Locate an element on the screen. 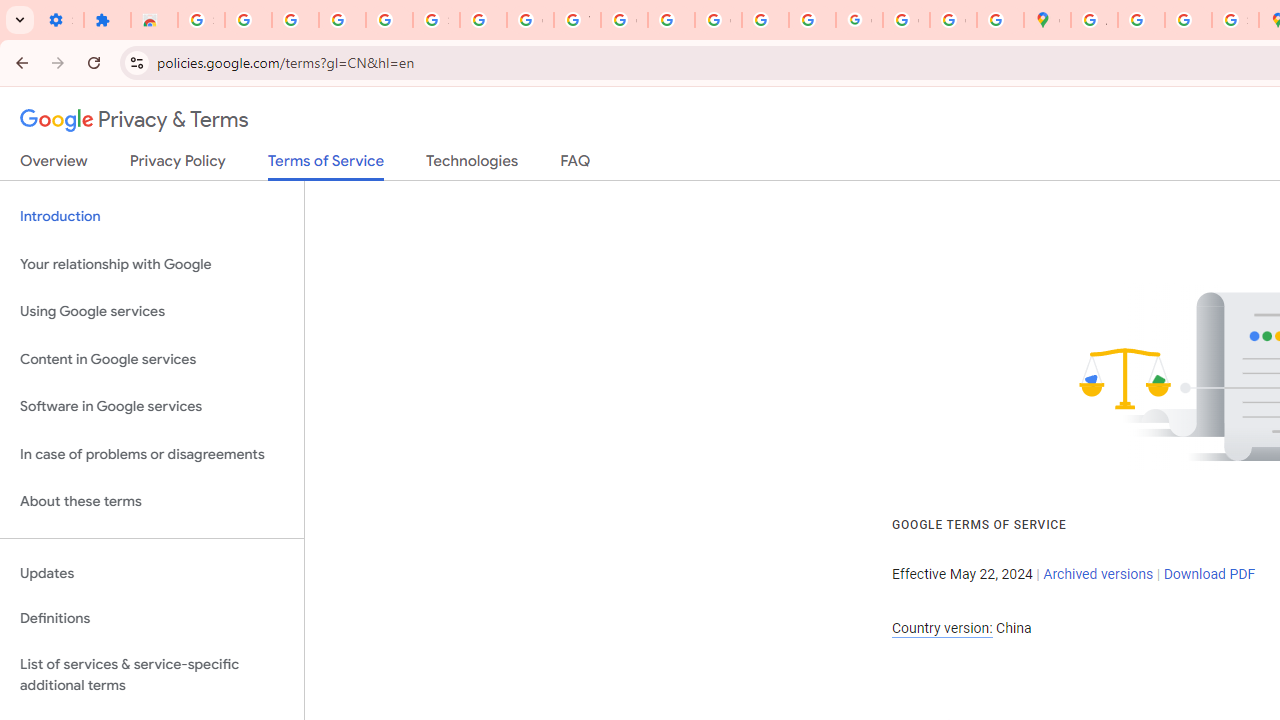 This screenshot has height=720, width=1280. 'Safety in Our Products - Google Safety Center' is located at coordinates (1234, 20).